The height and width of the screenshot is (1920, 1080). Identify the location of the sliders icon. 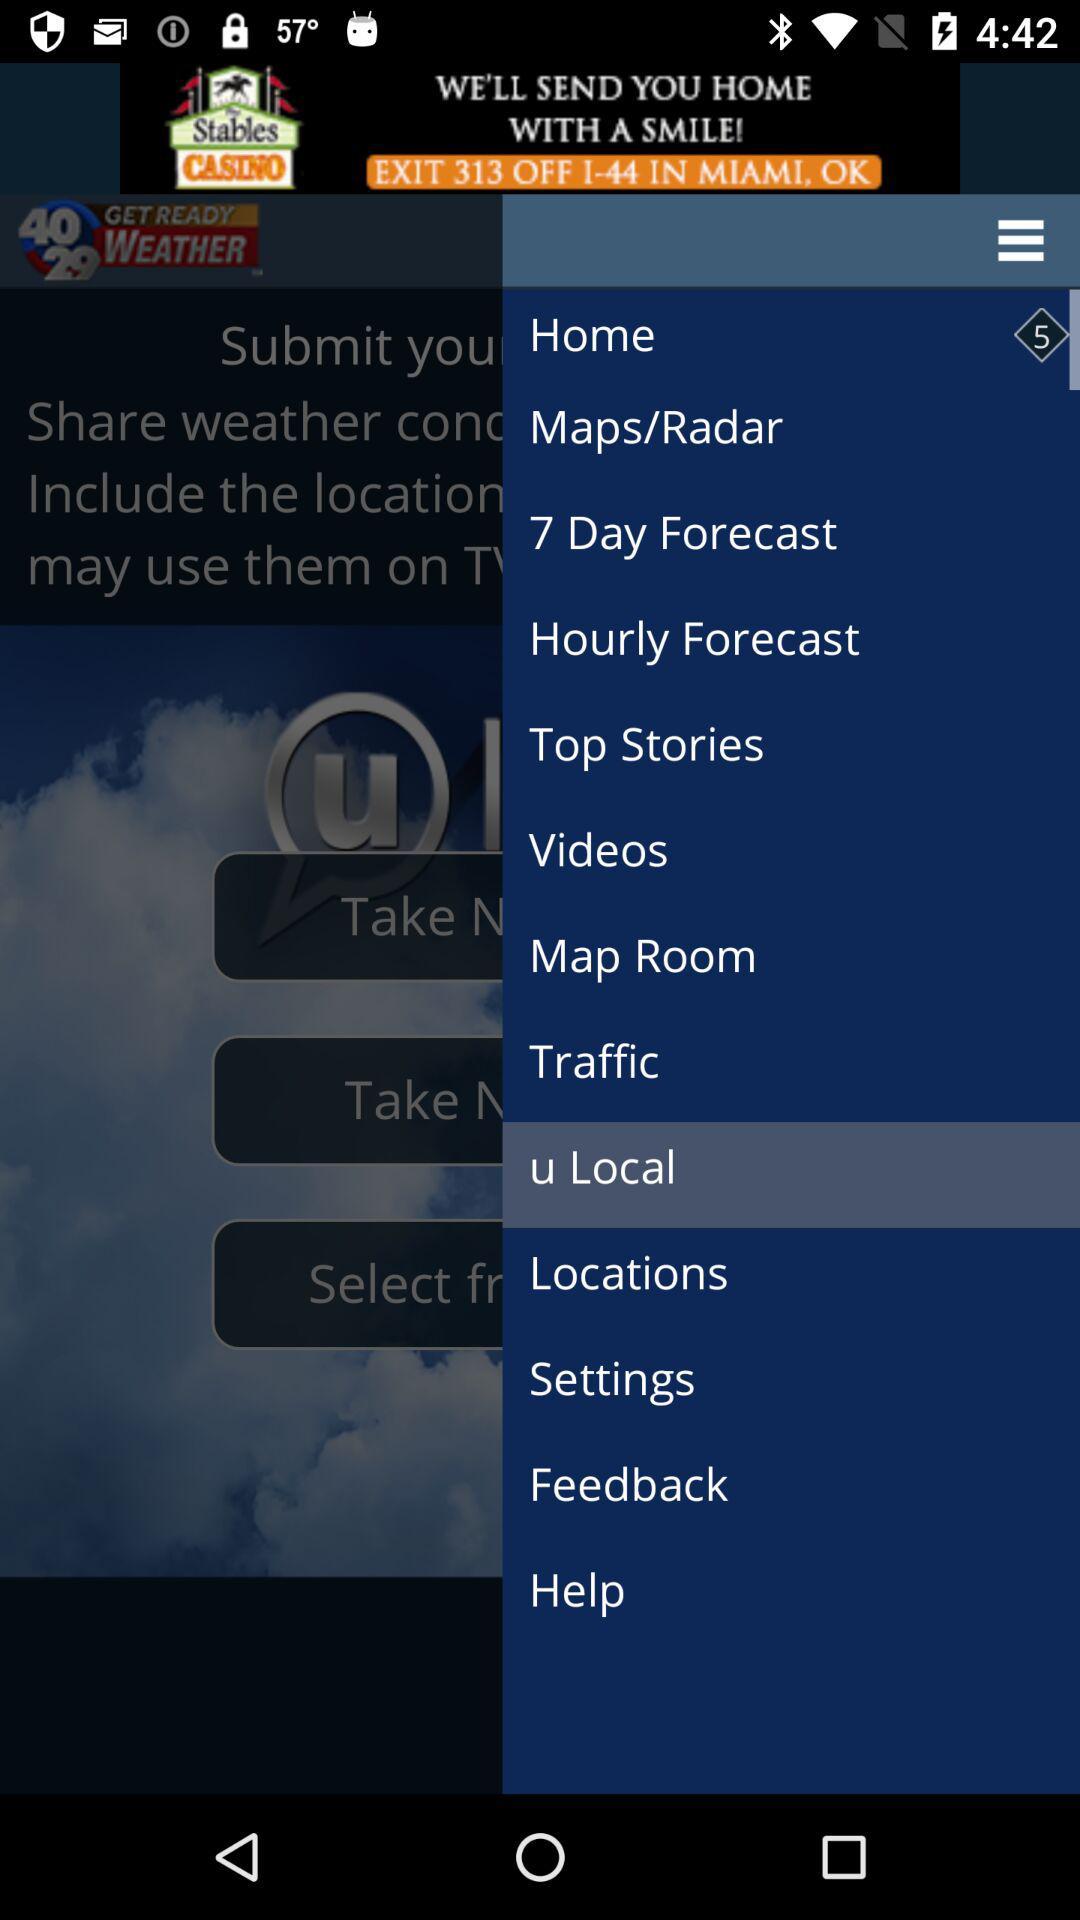
(131, 240).